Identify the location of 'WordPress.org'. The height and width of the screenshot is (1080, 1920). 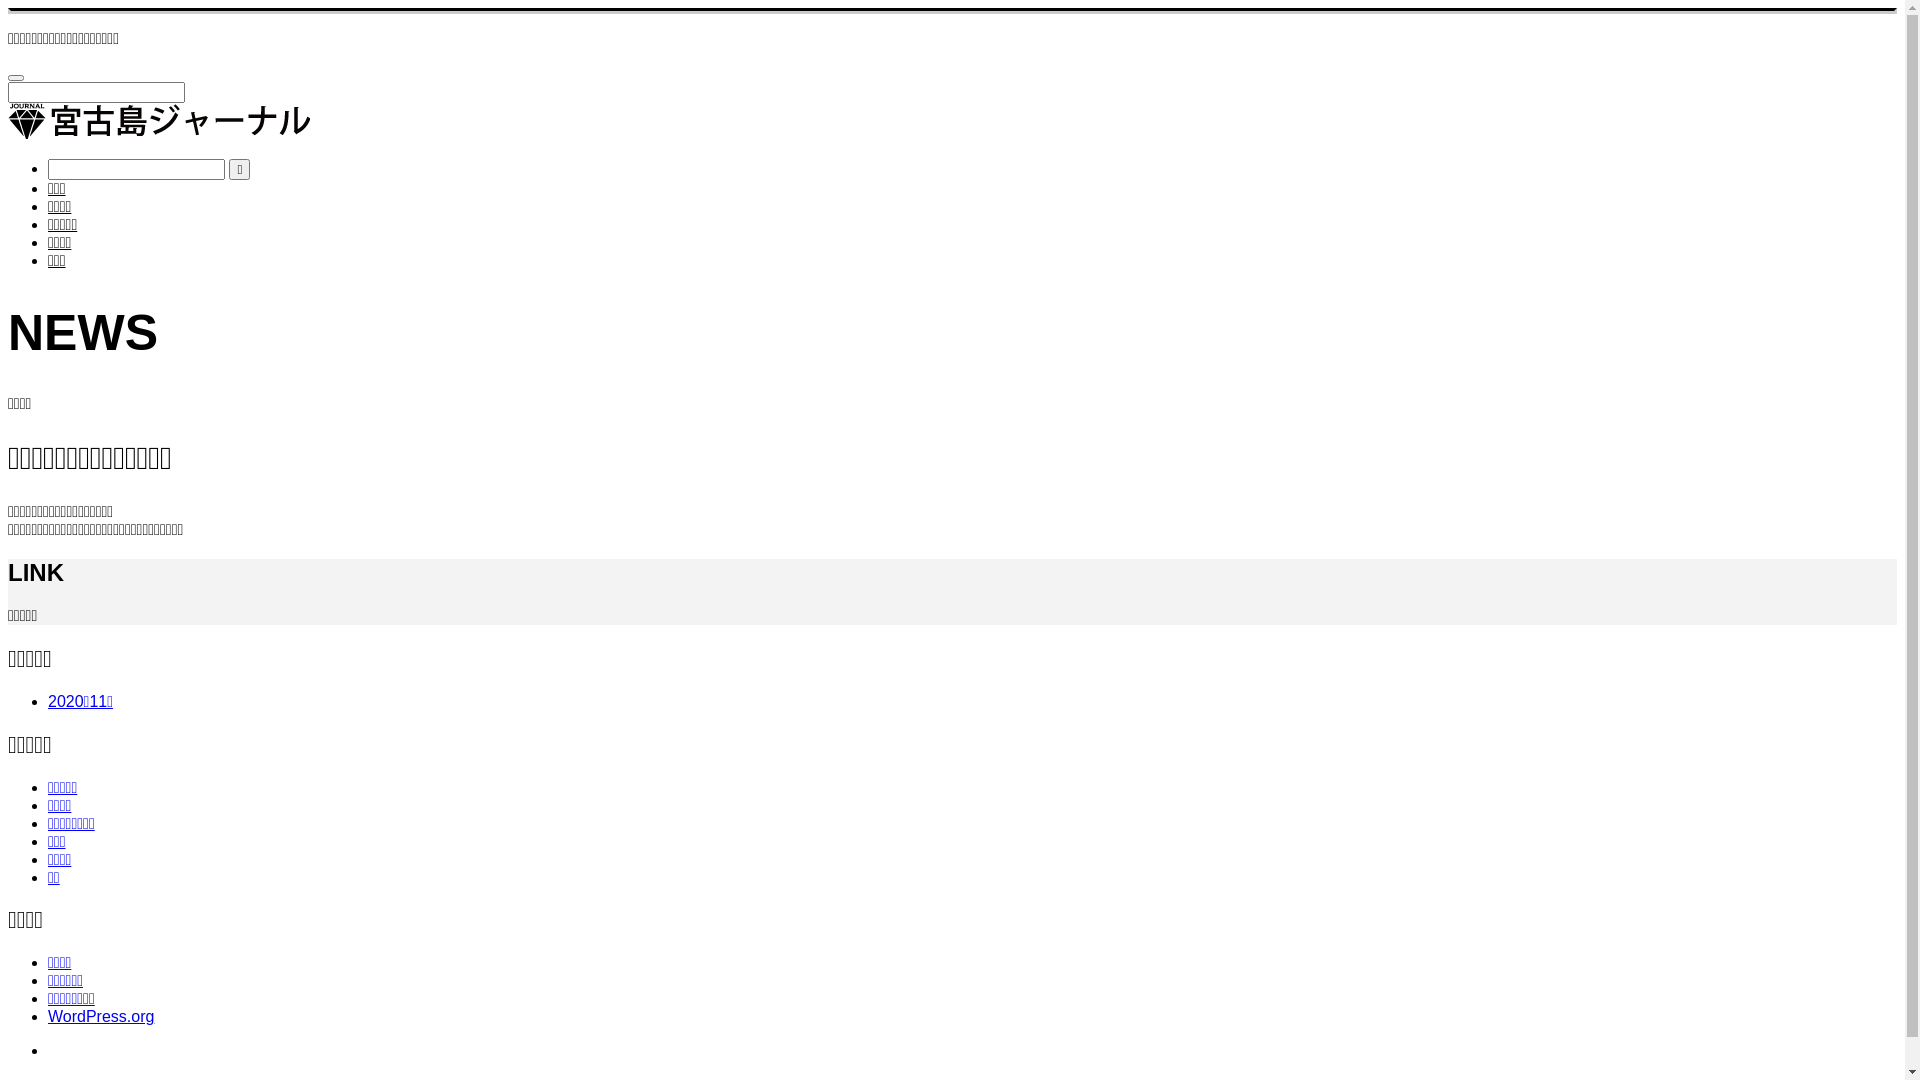
(99, 1016).